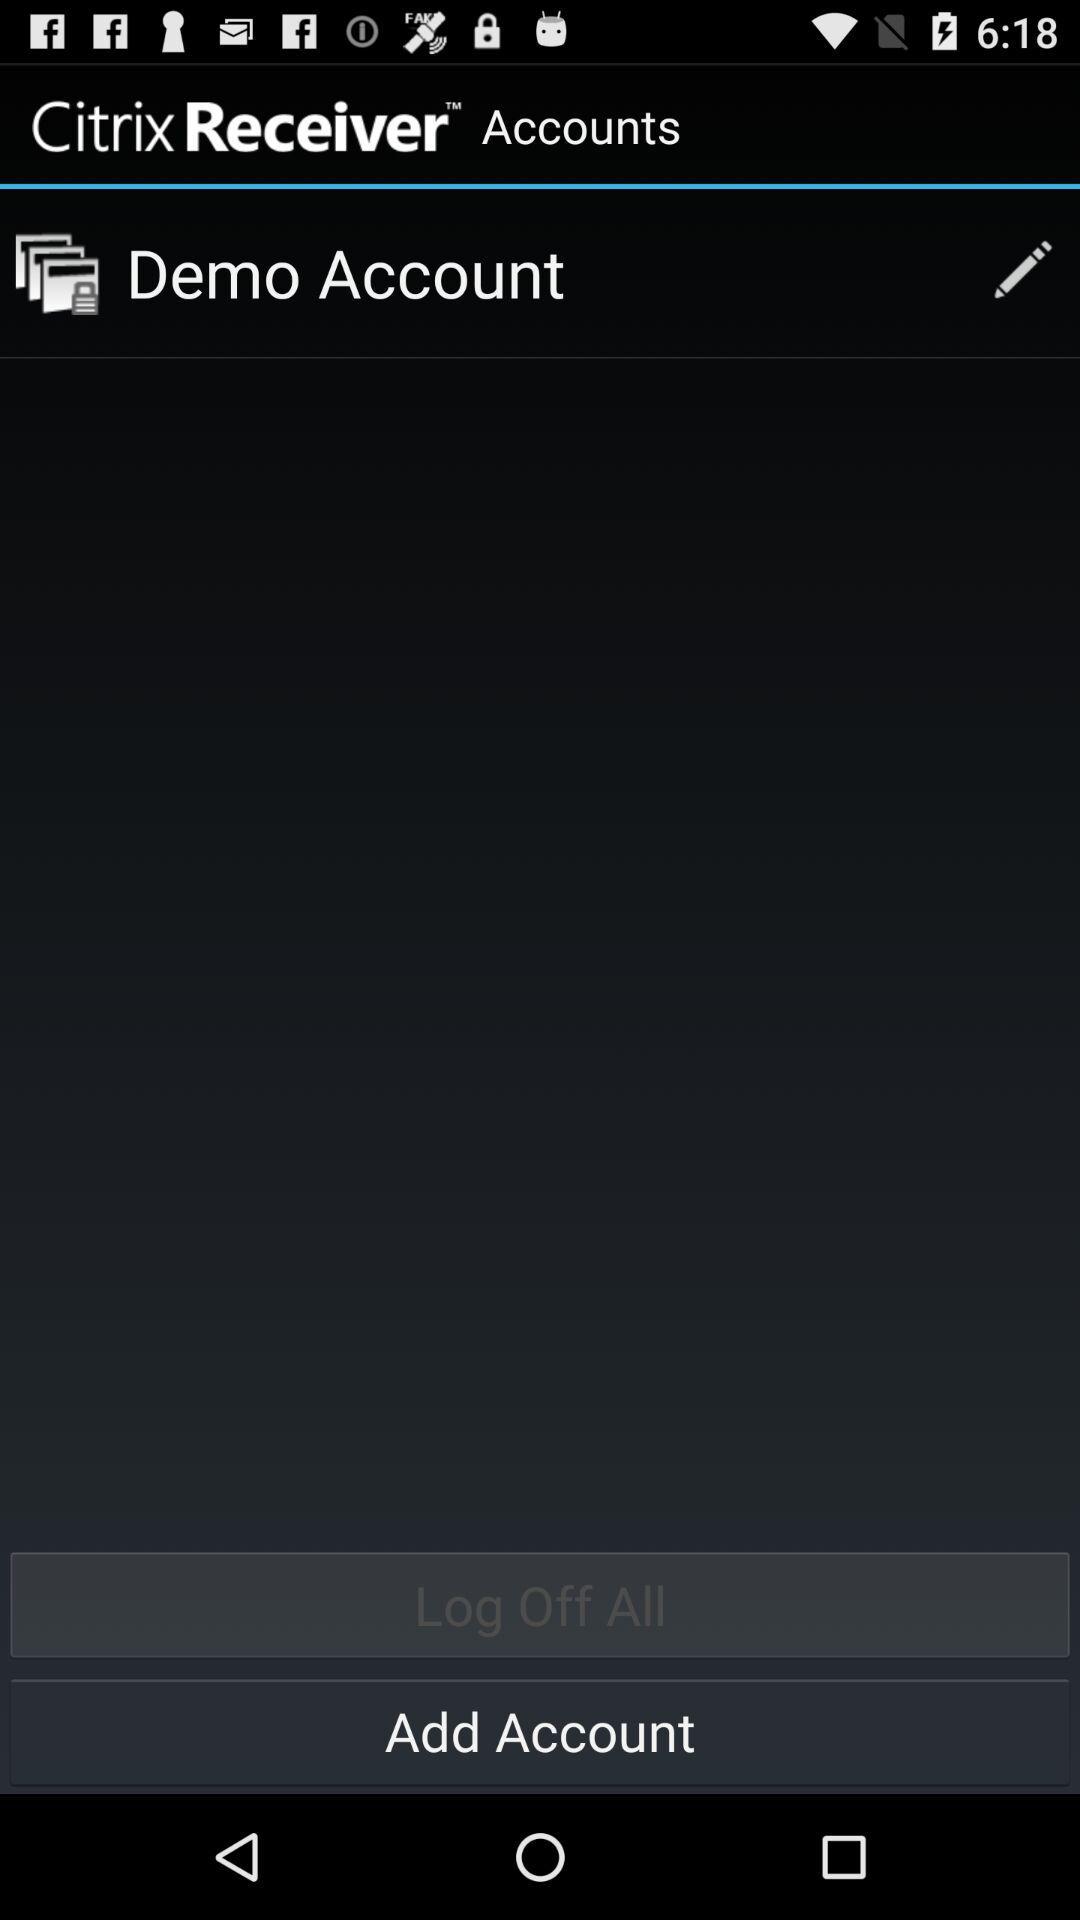  What do you see at coordinates (1012, 272) in the screenshot?
I see `the icon at the top right corner` at bounding box center [1012, 272].